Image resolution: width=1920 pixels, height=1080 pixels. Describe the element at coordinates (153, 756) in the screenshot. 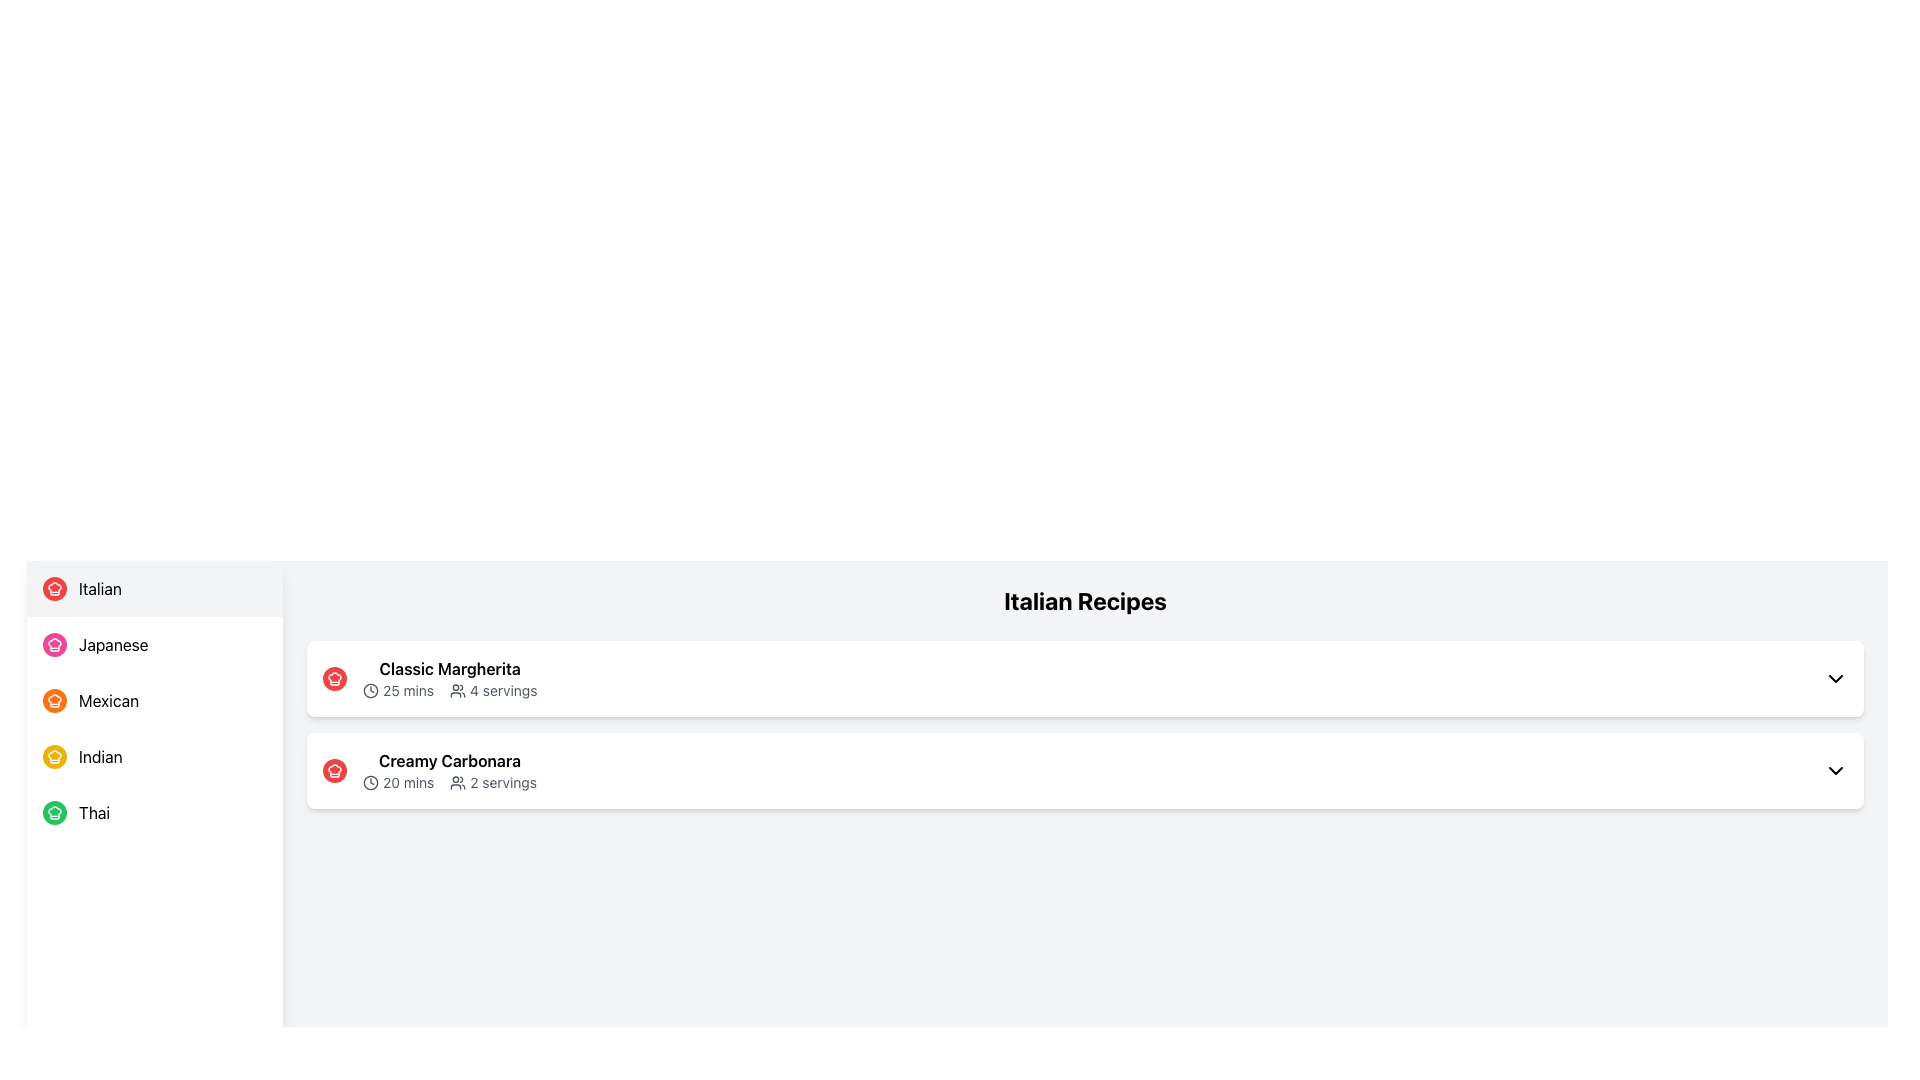

I see `the 'Indian' cuisine menu item located as the fourth element in the vertical list of cuisine options to filter or display Indian-related content` at that location.